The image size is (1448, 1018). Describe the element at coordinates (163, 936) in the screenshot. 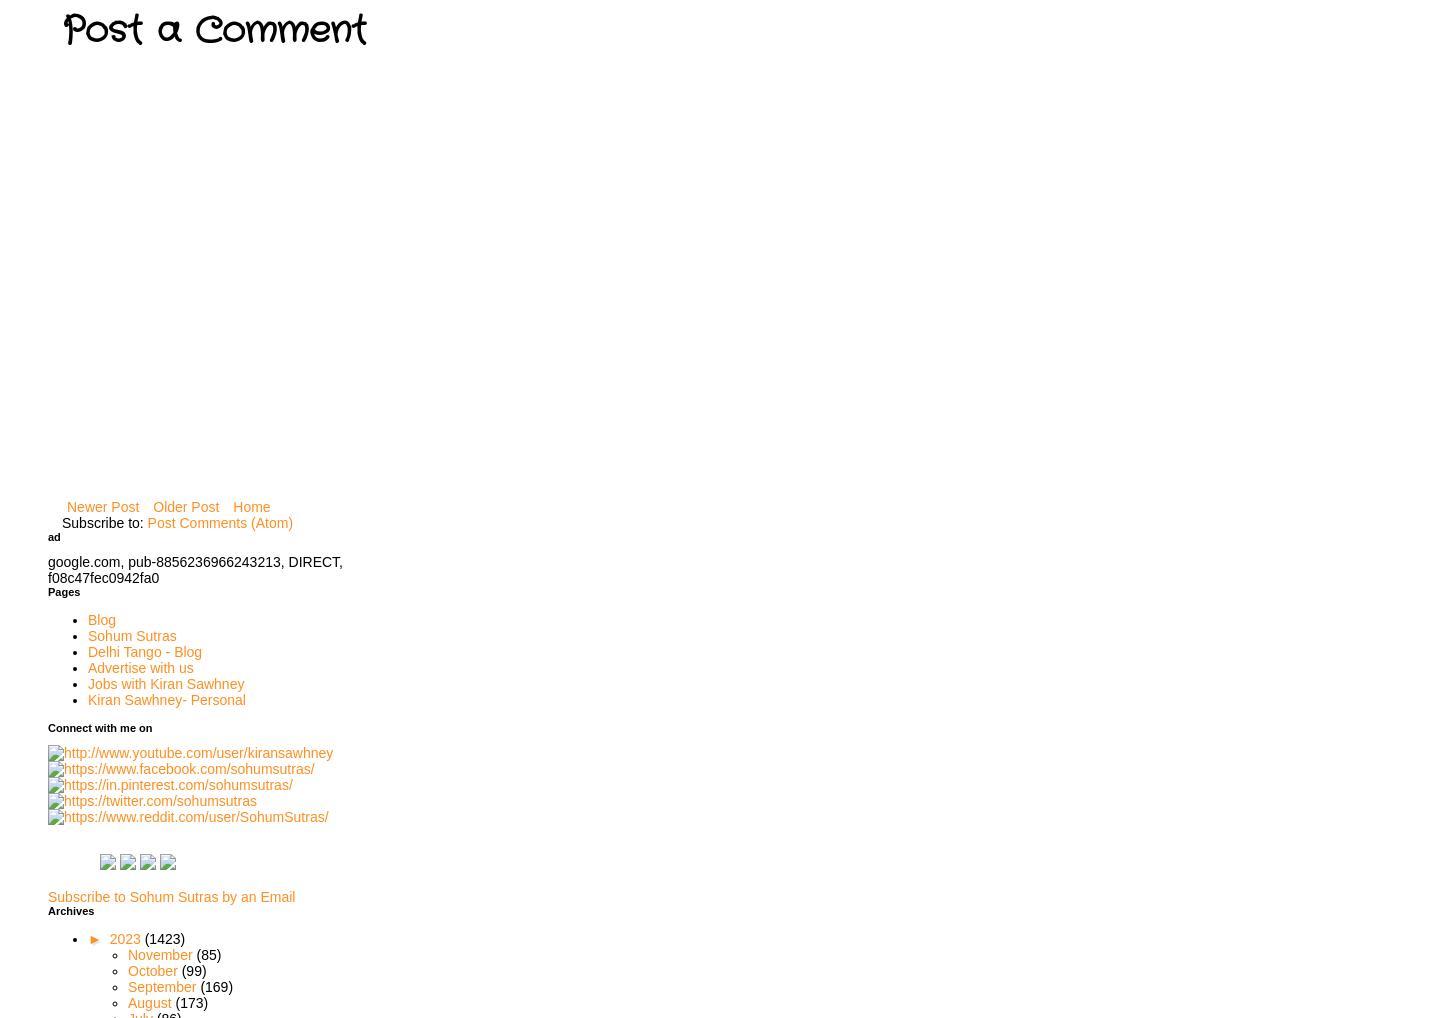

I see `'(1423)'` at that location.